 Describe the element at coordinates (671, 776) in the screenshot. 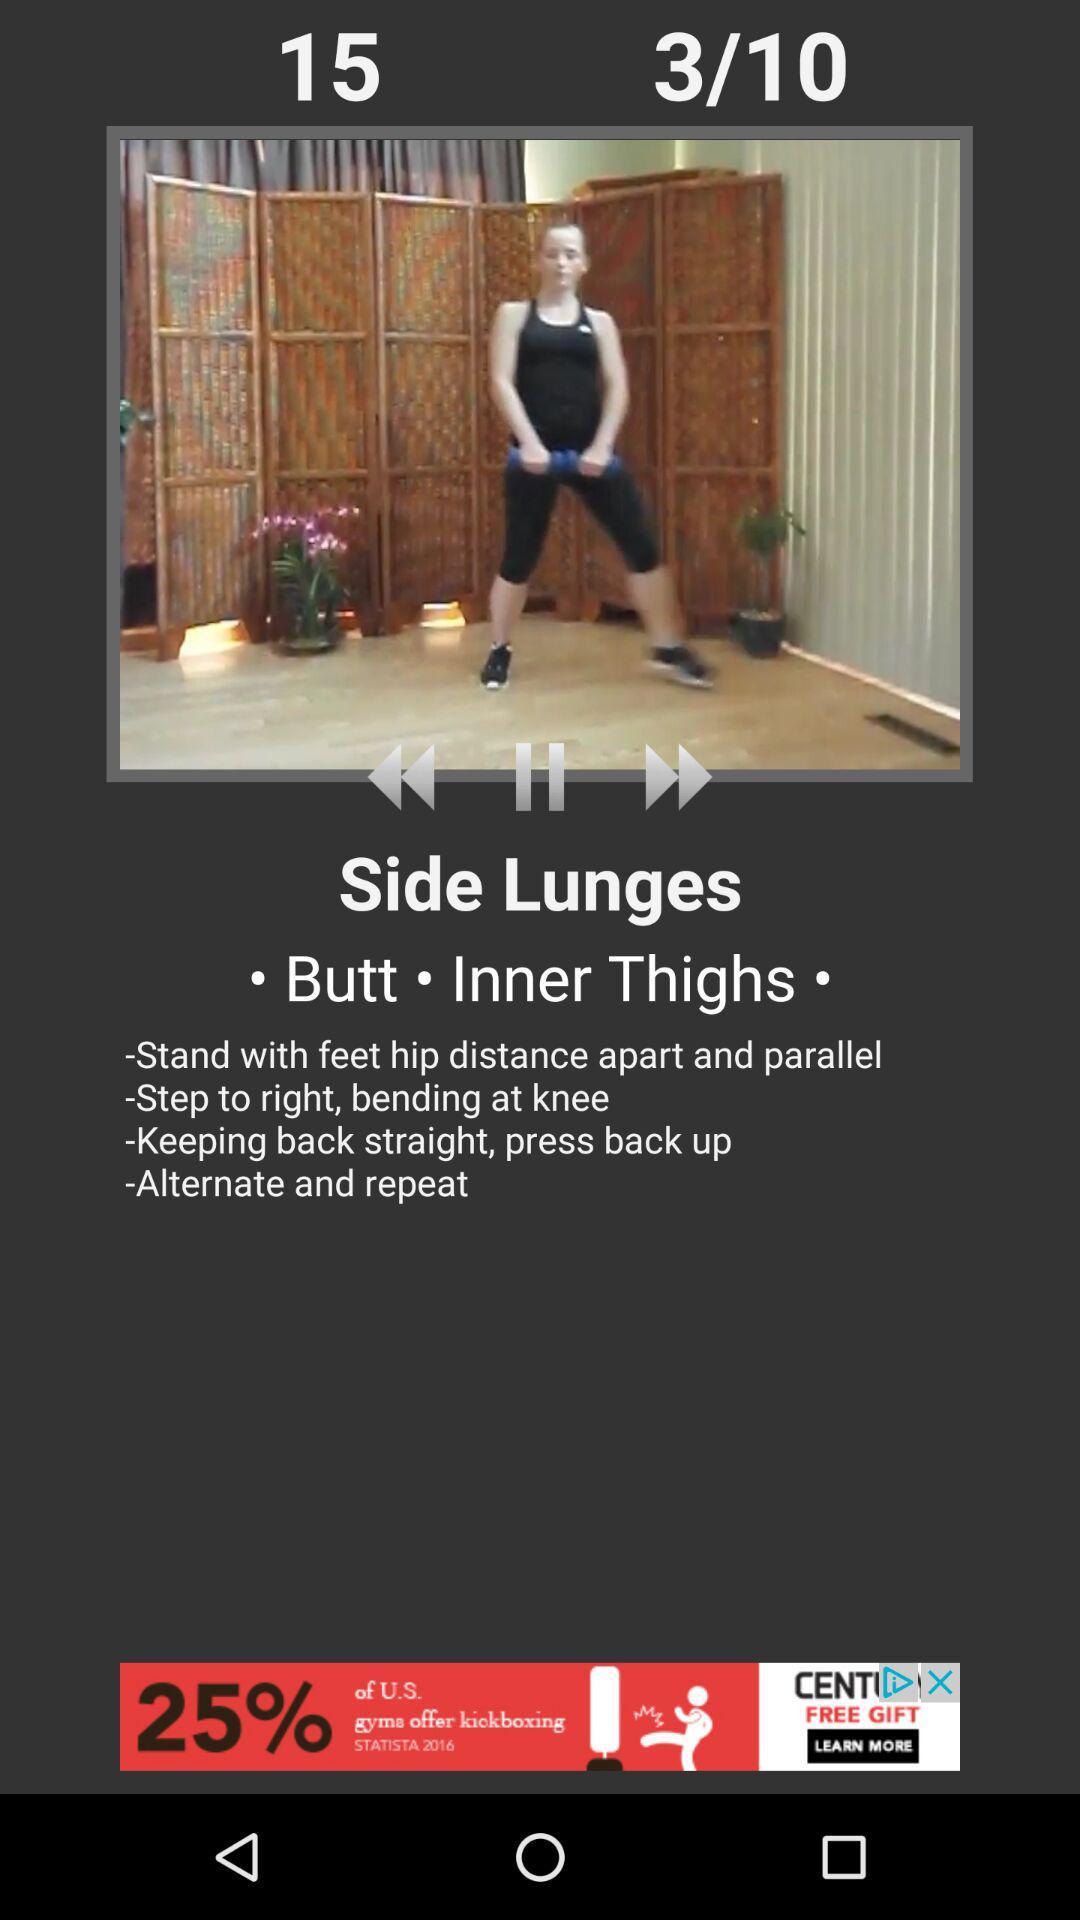

I see `next song` at that location.